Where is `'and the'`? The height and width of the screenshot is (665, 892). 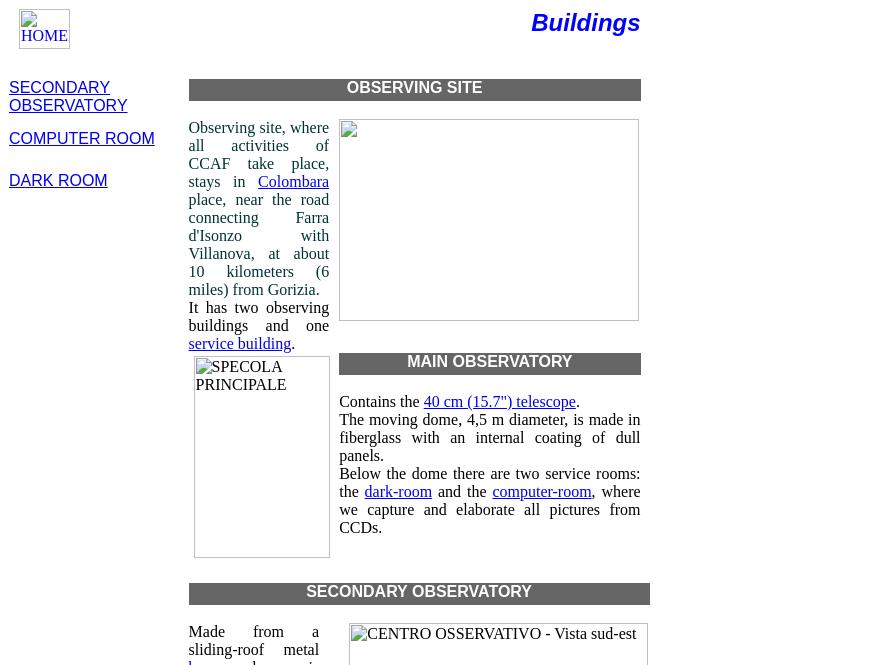
'and the' is located at coordinates (461, 491).